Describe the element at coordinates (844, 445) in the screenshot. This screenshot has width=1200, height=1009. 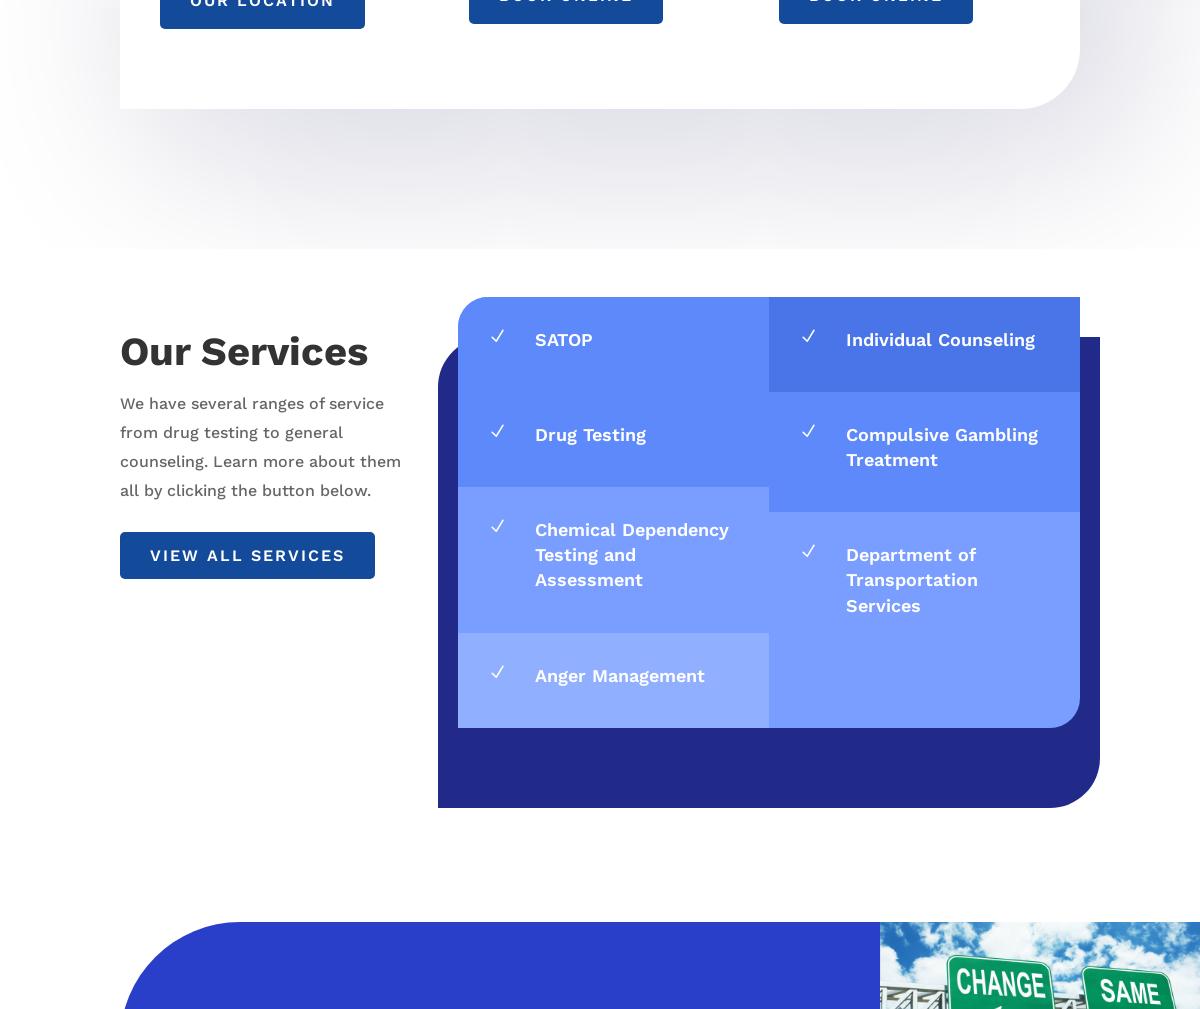
I see `'Compulsive Gambling Treatment'` at that location.